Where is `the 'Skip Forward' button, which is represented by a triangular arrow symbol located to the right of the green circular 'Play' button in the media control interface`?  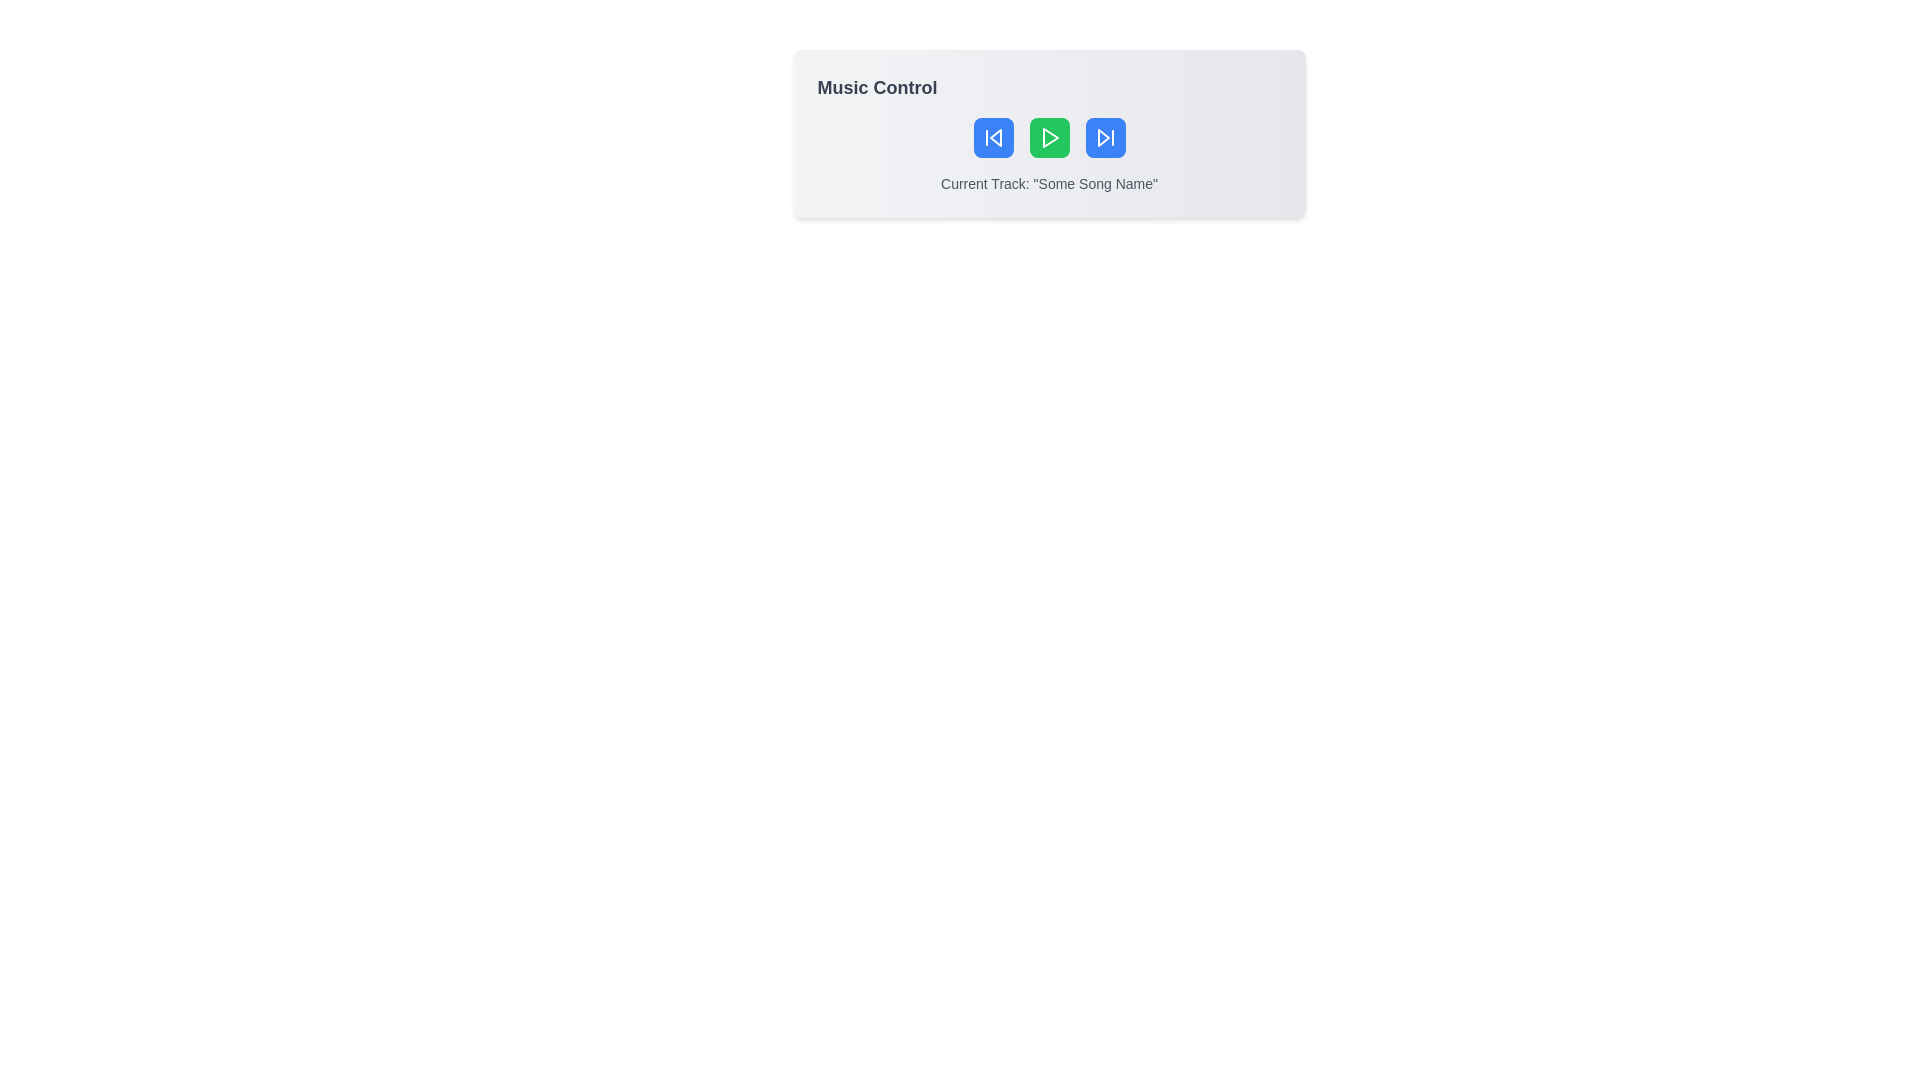 the 'Skip Forward' button, which is represented by a triangular arrow symbol located to the right of the green circular 'Play' button in the media control interface is located at coordinates (1102, 137).